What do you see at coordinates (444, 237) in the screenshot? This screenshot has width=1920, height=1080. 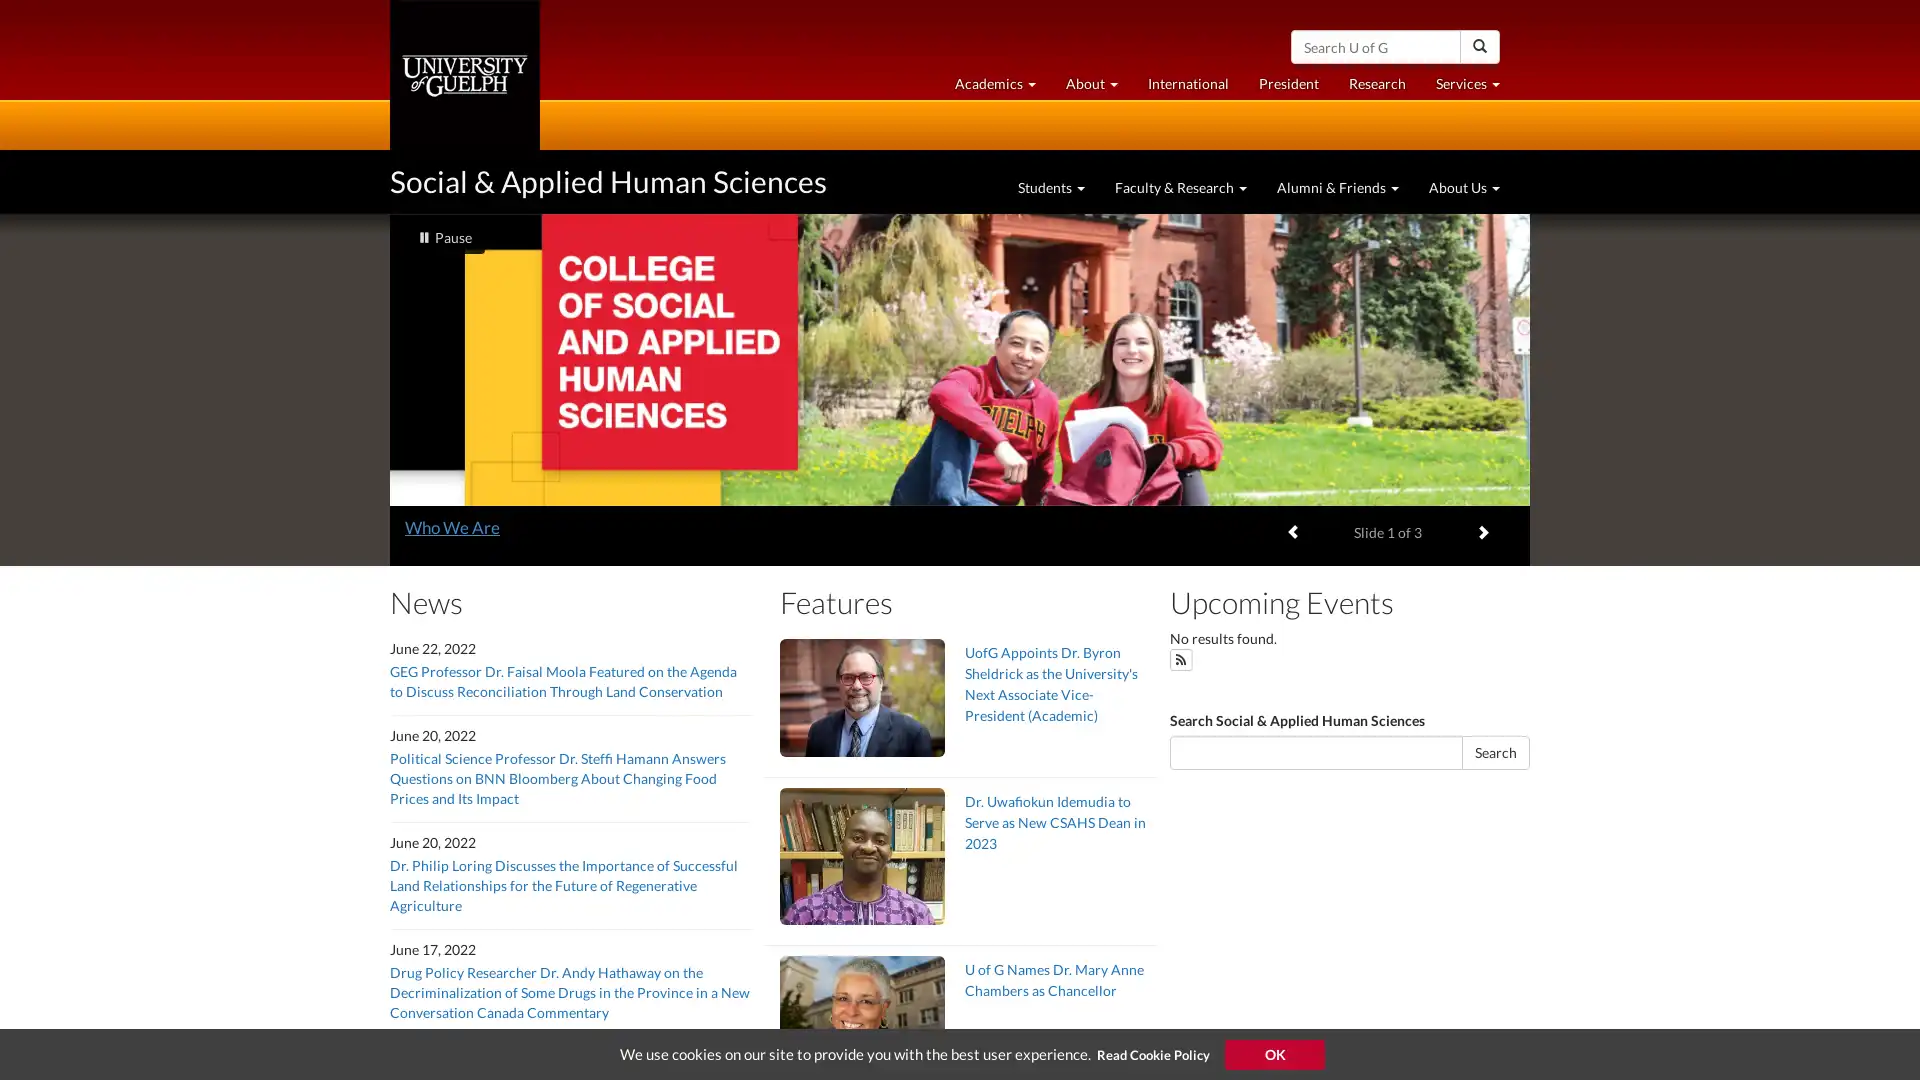 I see `slideshow playing Pause slideshow` at bounding box center [444, 237].